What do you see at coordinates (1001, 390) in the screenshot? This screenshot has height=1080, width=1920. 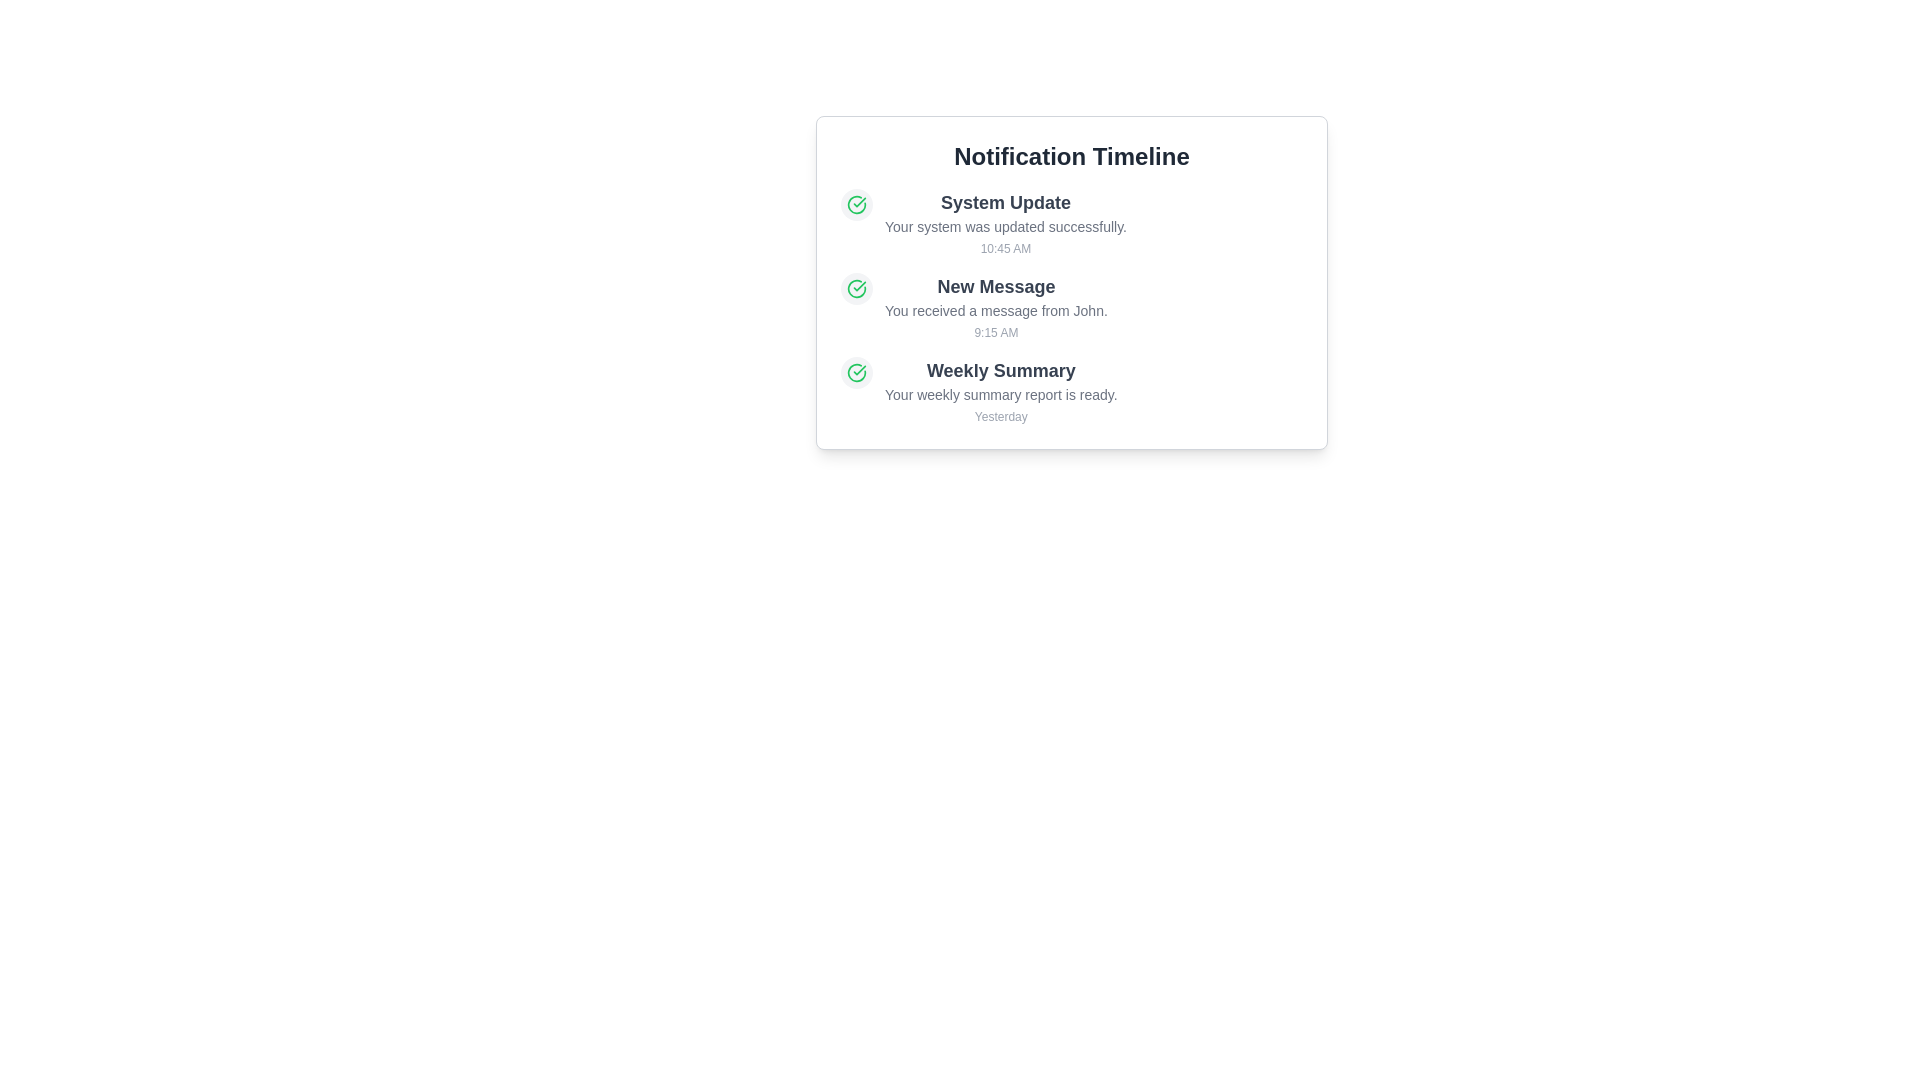 I see `the text block labeled 'Weekly Summary', which includes the lines 'Your weekly summary report is ready.' and 'Yesterday'` at bounding box center [1001, 390].